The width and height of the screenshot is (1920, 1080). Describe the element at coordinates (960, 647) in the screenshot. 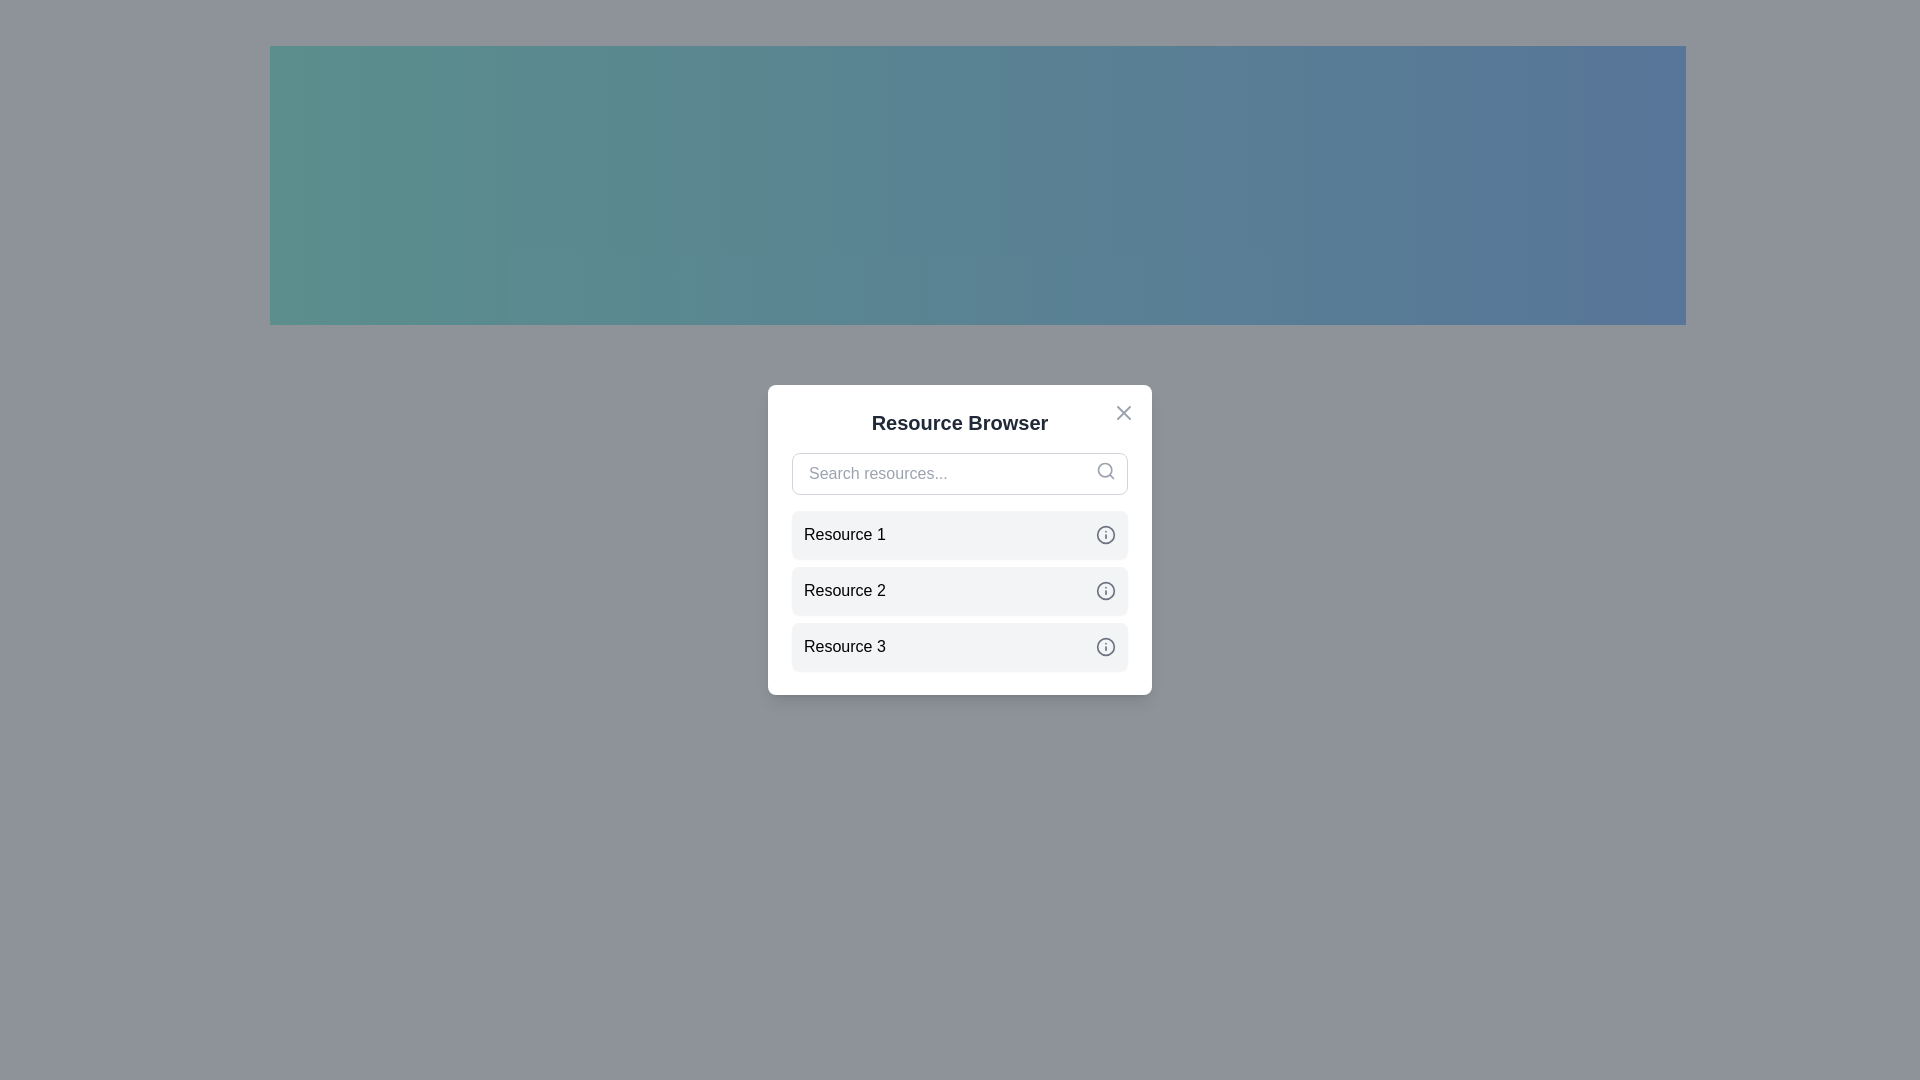

I see `the dot associated with 'Resource 3' in the list of resources` at that location.